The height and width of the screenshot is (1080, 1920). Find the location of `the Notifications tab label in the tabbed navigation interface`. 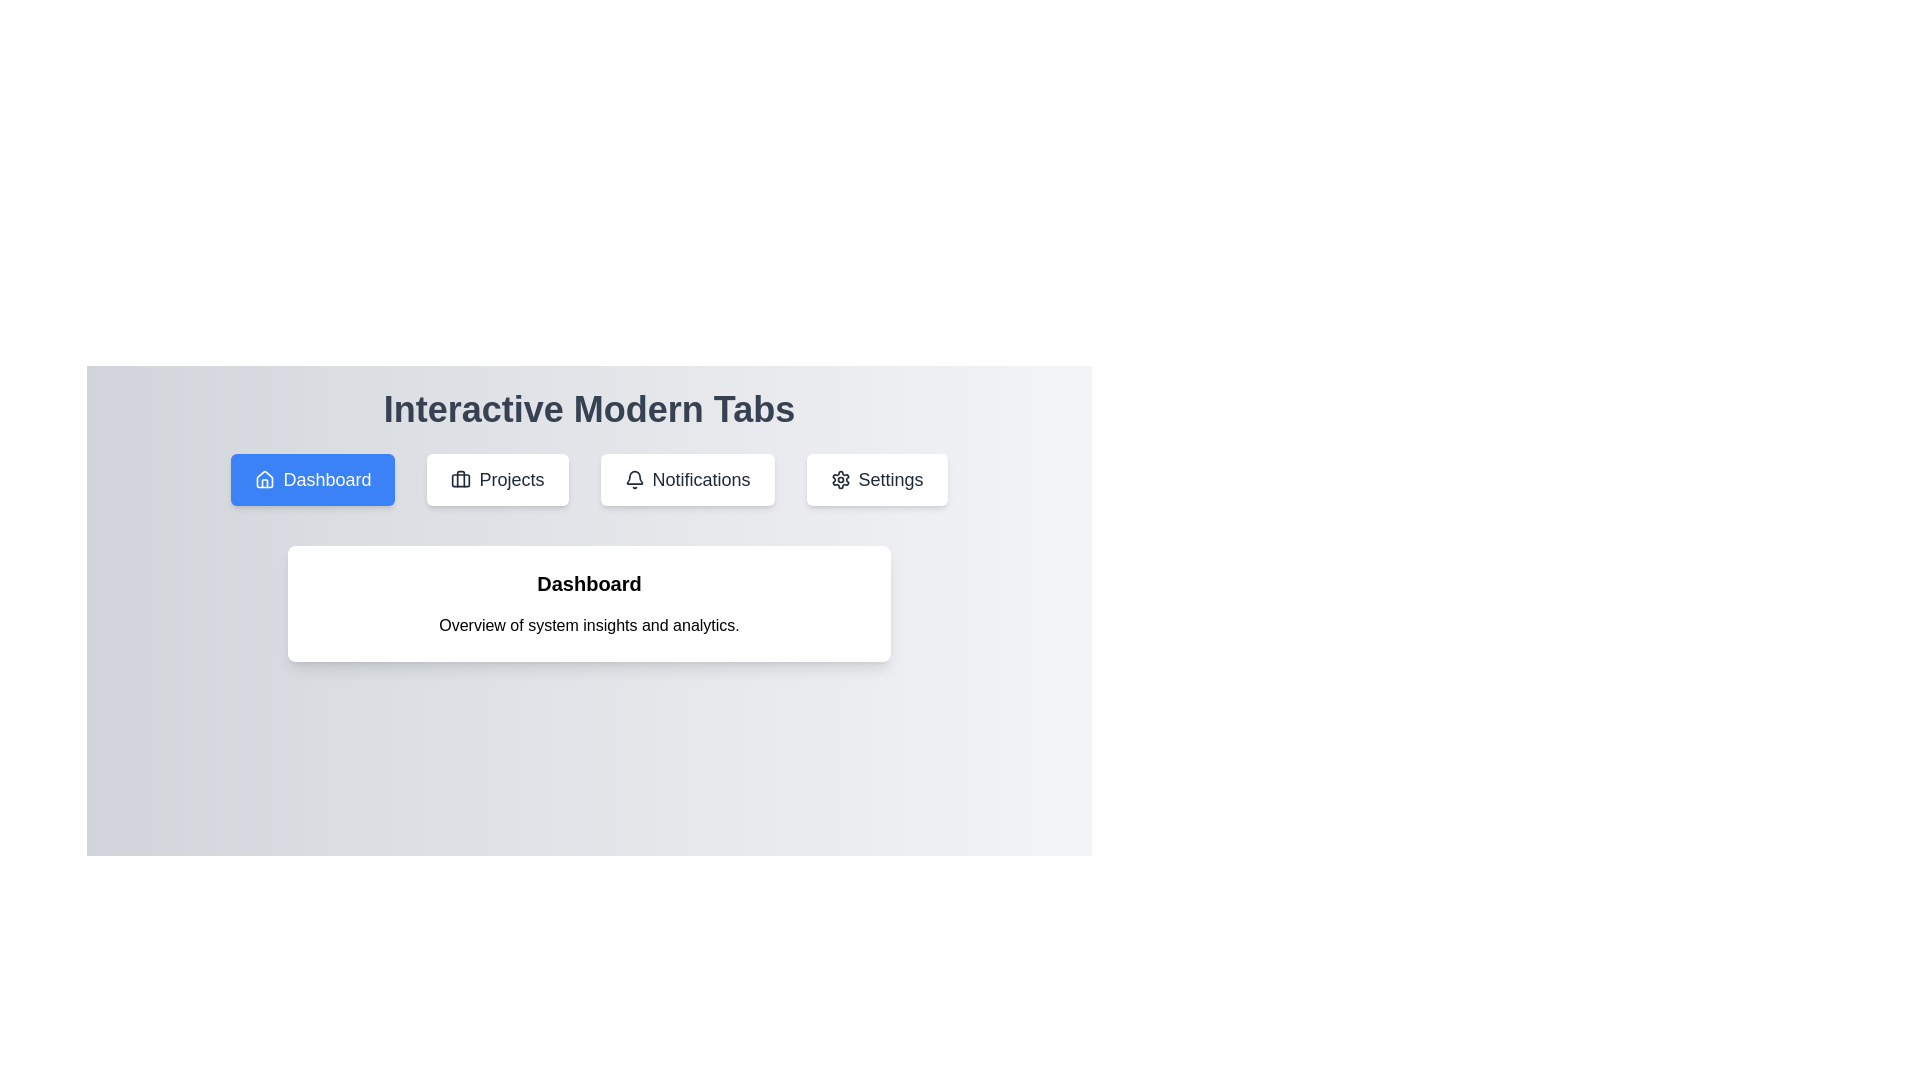

the Notifications tab label in the tabbed navigation interface is located at coordinates (701, 479).